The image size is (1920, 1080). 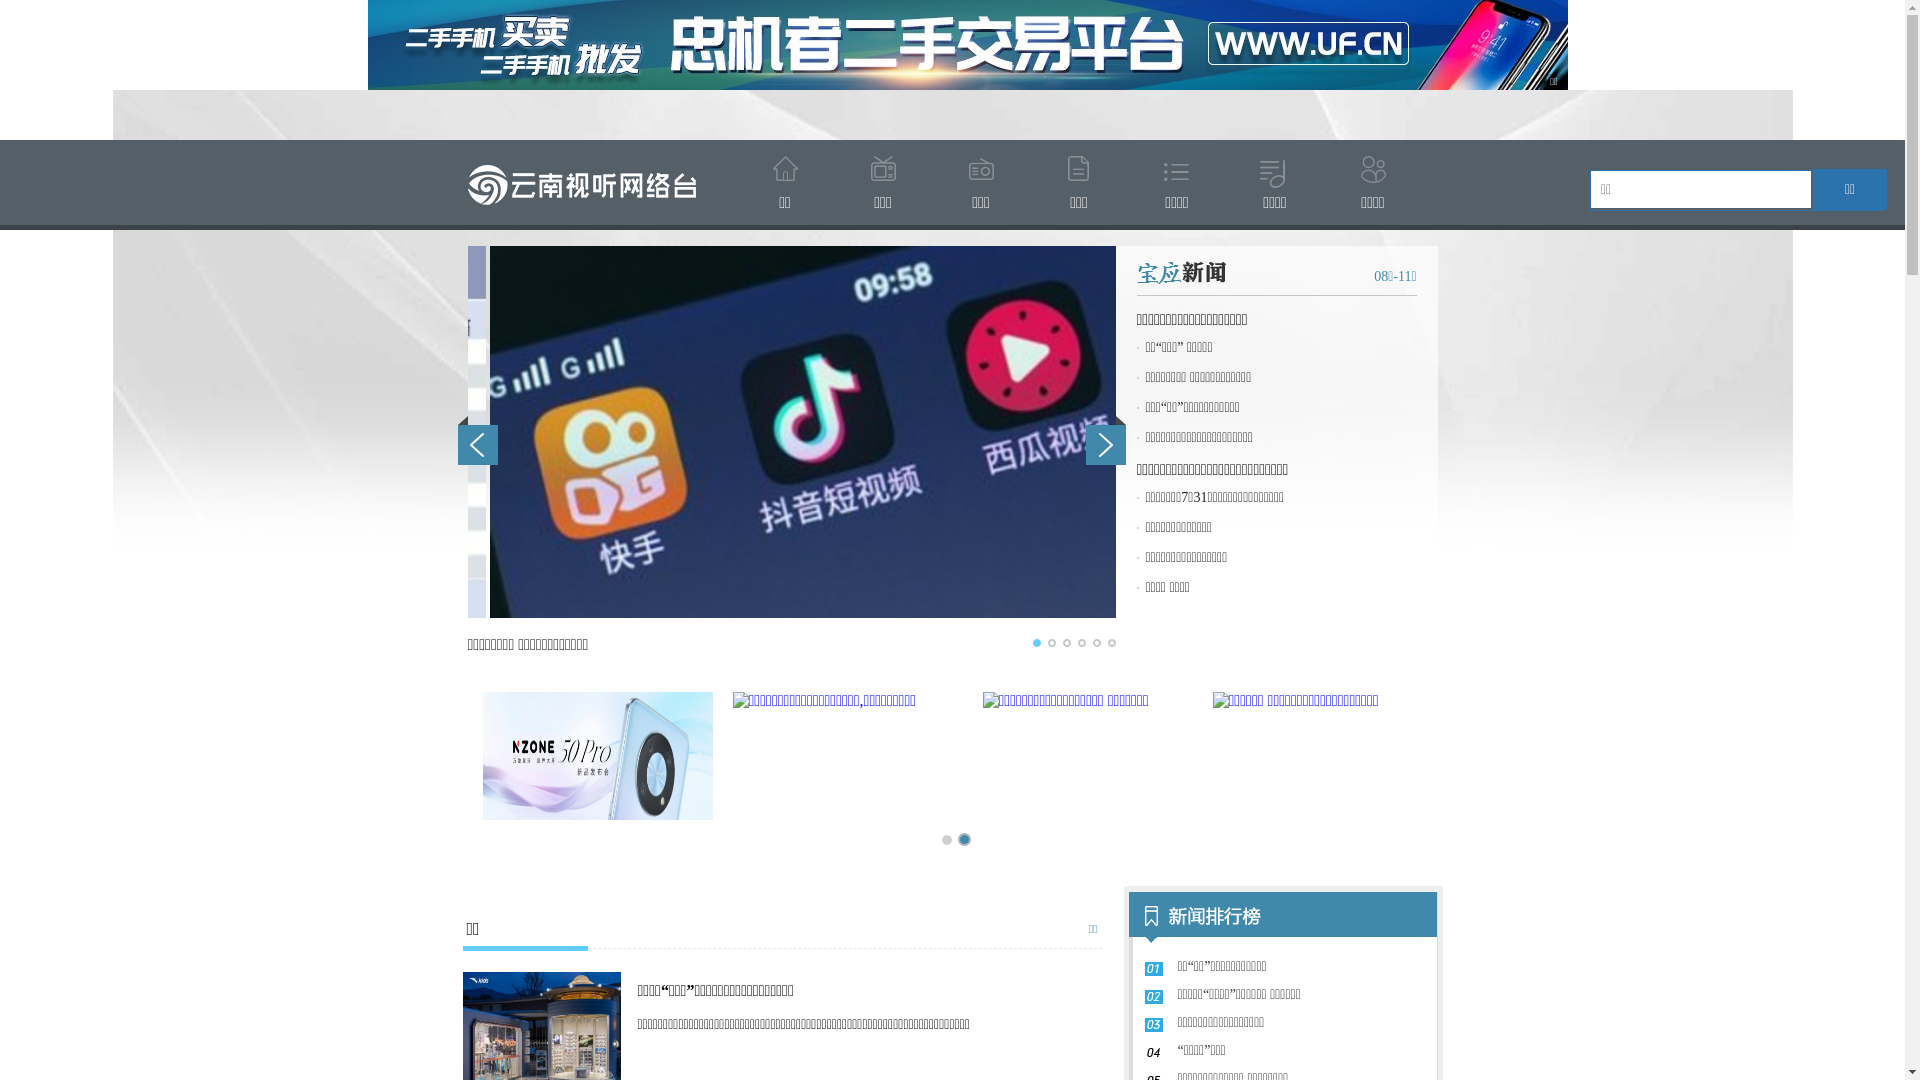 What do you see at coordinates (1111, 643) in the screenshot?
I see `'6'` at bounding box center [1111, 643].